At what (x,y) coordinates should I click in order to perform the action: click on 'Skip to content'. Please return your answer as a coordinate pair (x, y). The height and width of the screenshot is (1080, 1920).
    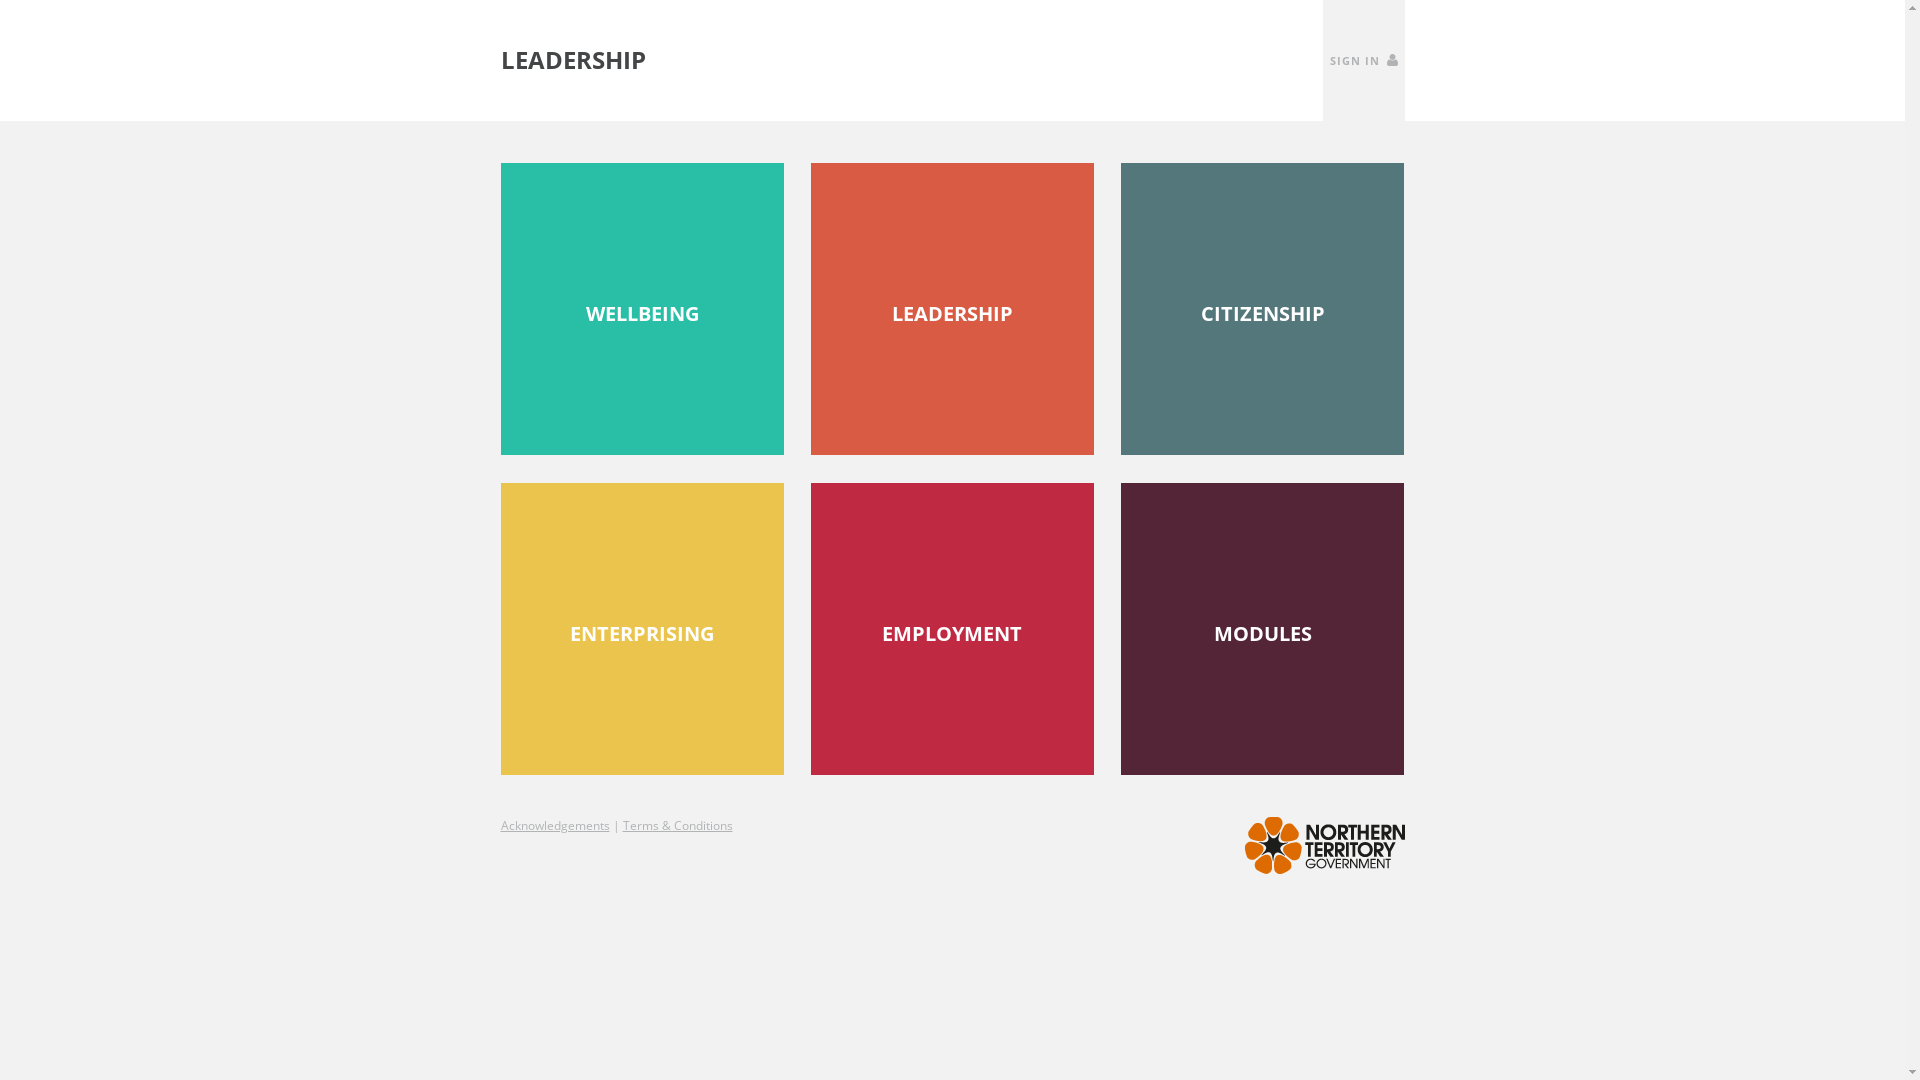
    Looking at the image, I should click on (0, 0).